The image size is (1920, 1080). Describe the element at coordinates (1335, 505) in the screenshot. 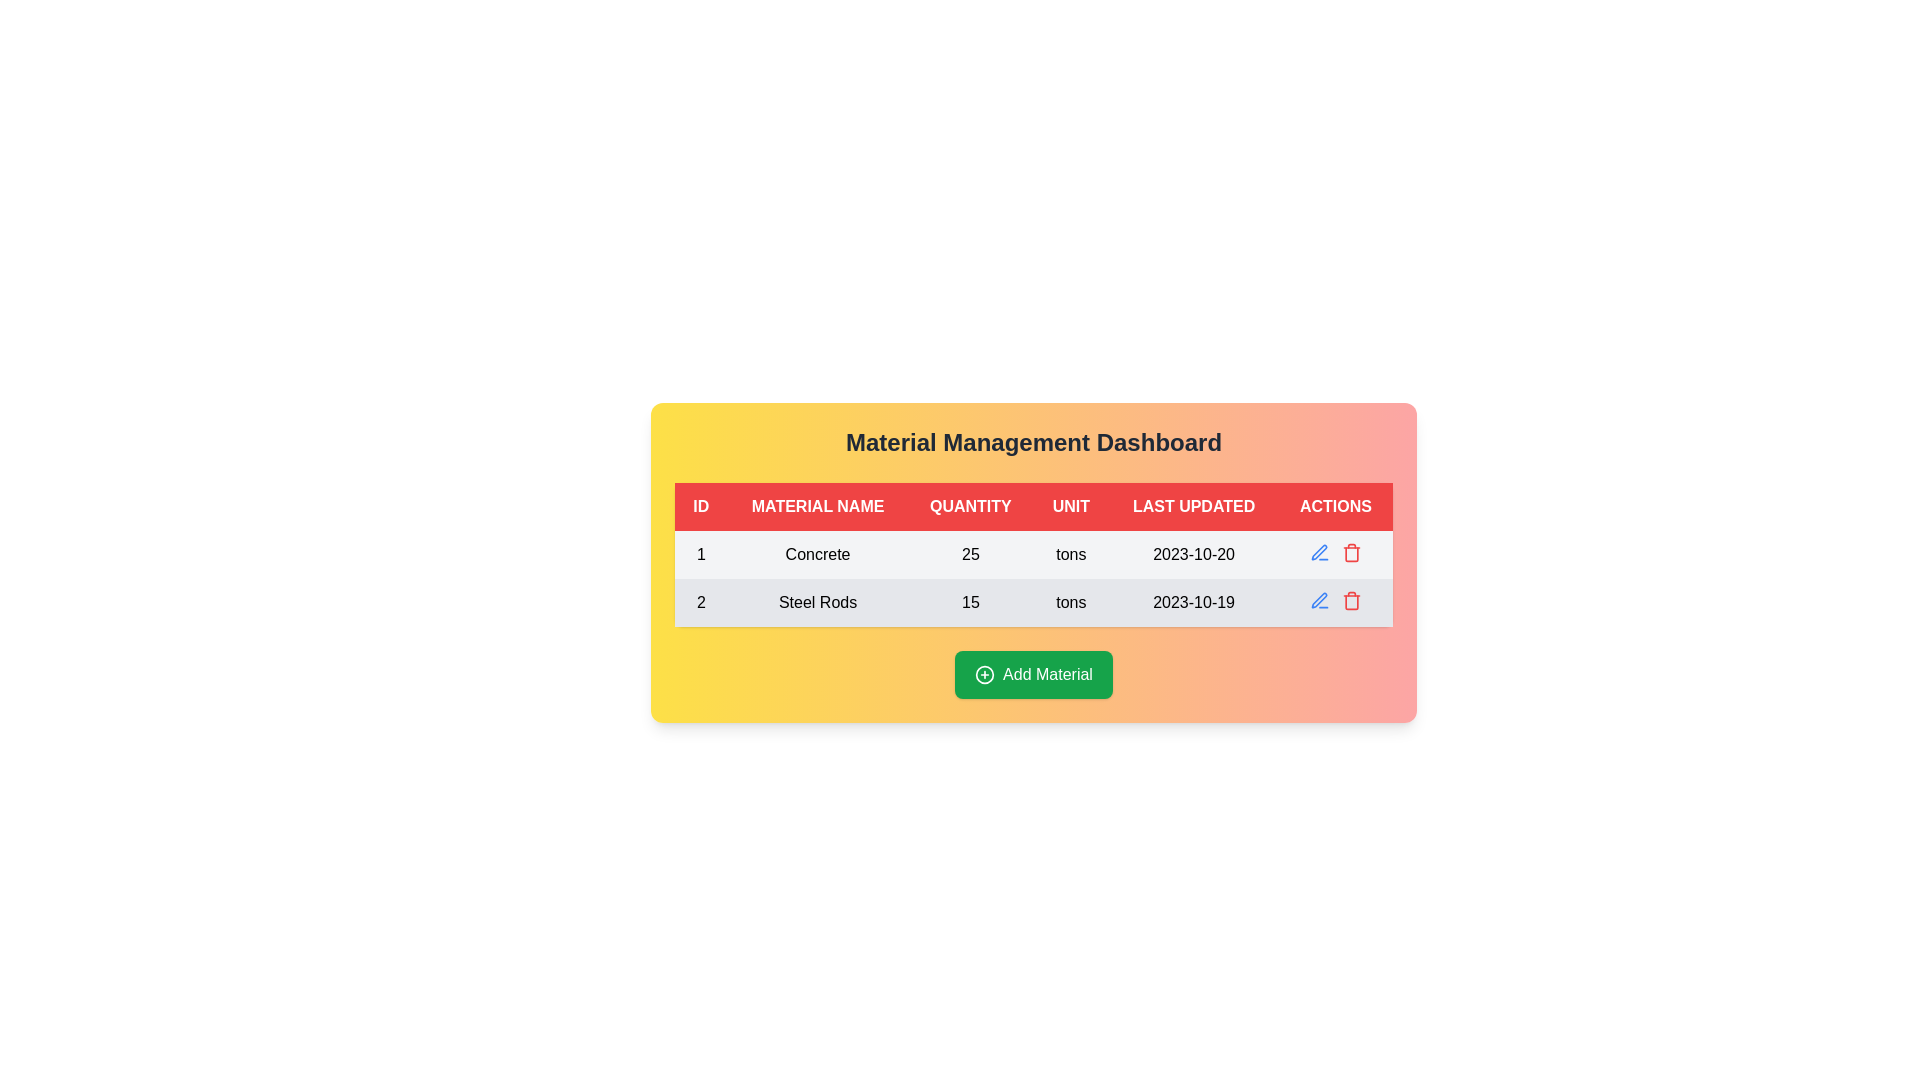

I see `the 'Actions' table header element, which is the last cell in the header row with red background and white uppercase text` at that location.